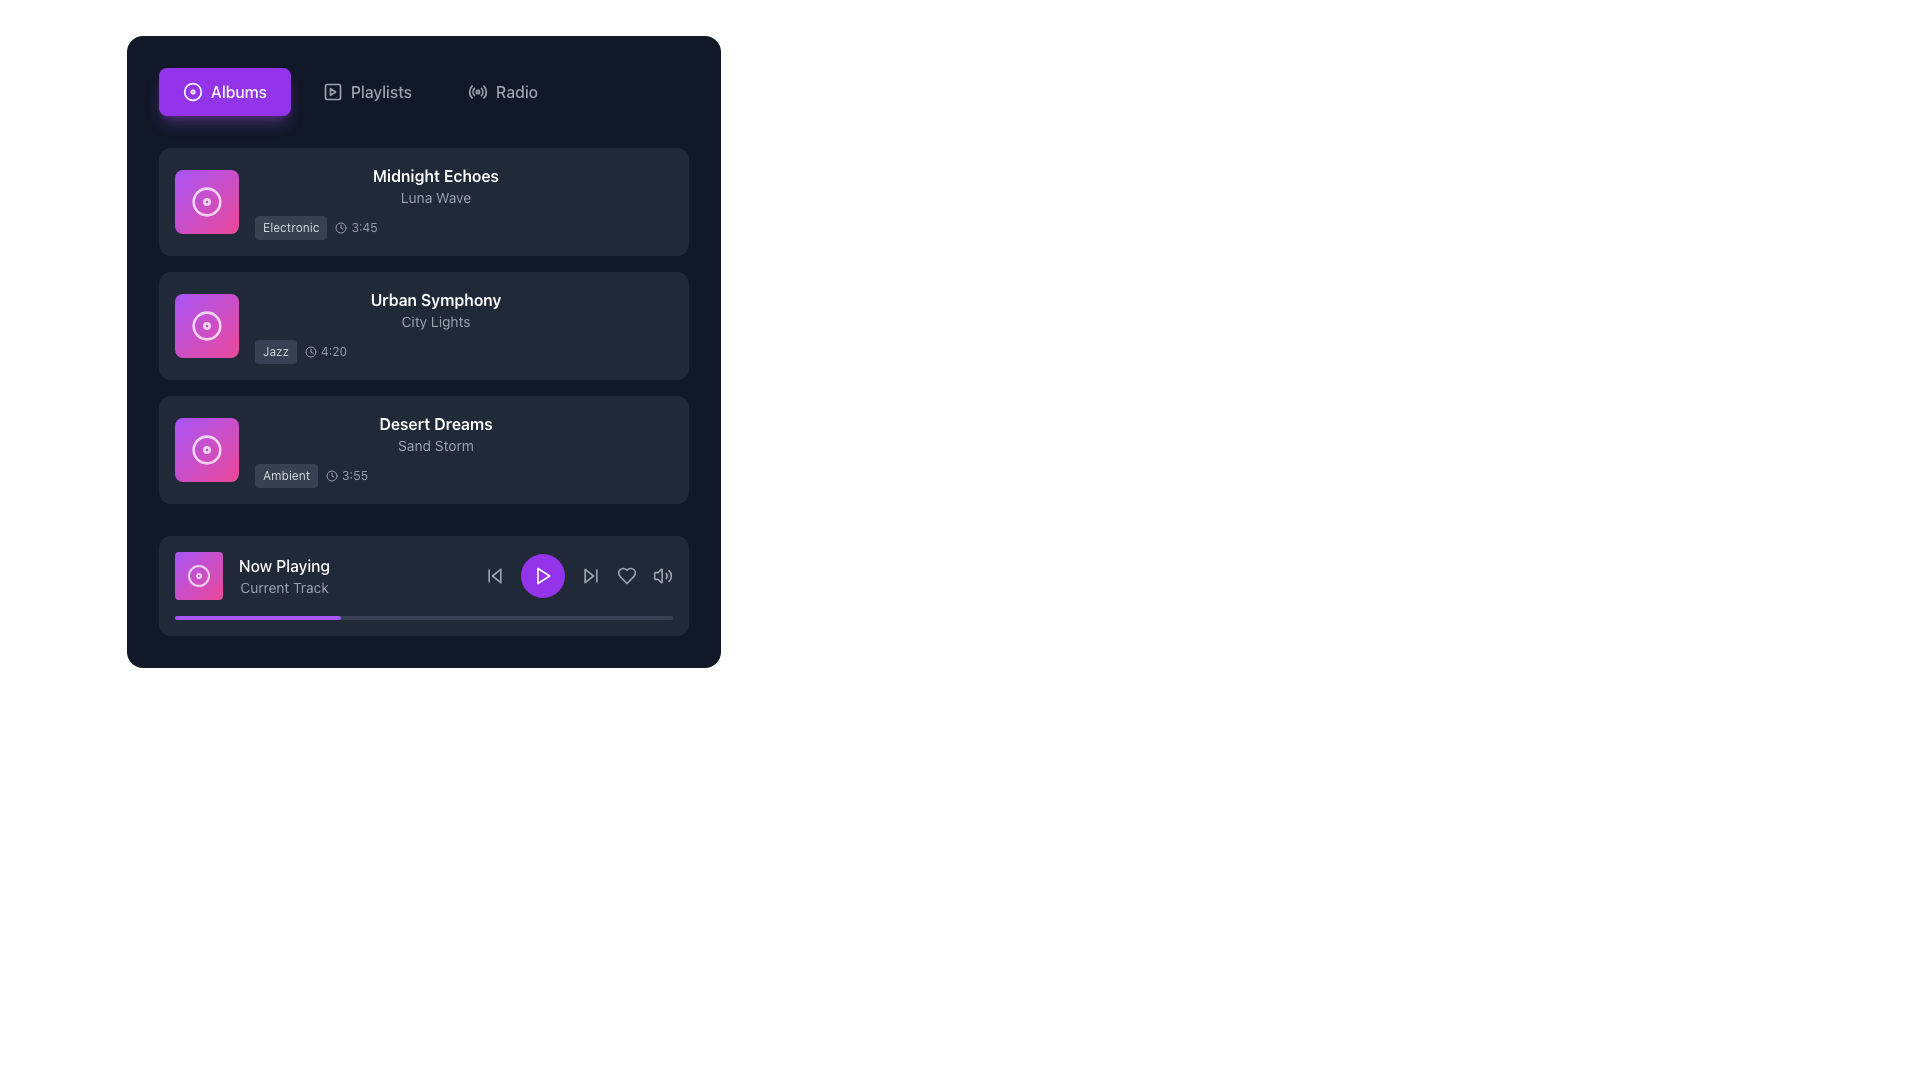 This screenshot has height=1080, width=1920. I want to click on the heart icon located in the bottom 'Now Playing' section of the application interface to mark the currently playing track as a favorite, so click(626, 575).